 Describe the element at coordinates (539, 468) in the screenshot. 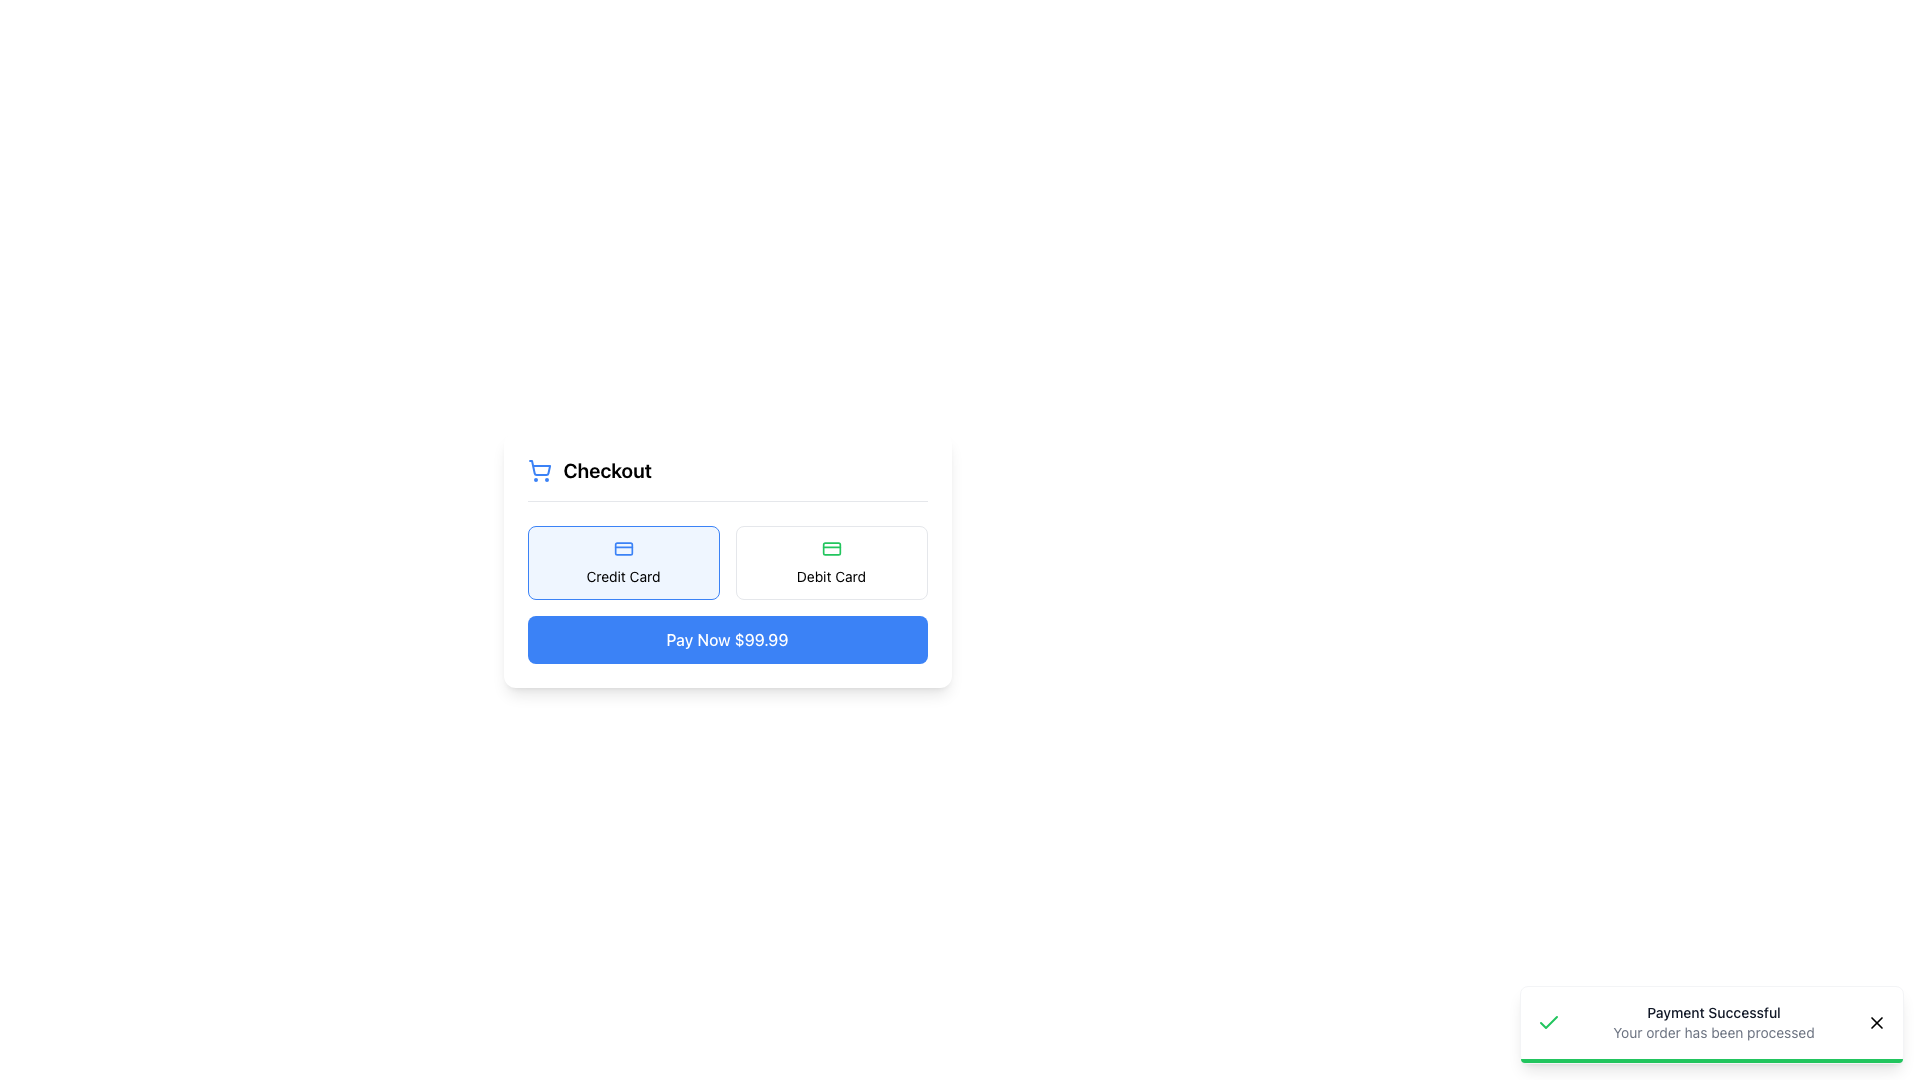

I see `the blue shopping cart icon located in the upper section of the interface, above the 'Credit Card' and 'Debit Card' buttons` at that location.